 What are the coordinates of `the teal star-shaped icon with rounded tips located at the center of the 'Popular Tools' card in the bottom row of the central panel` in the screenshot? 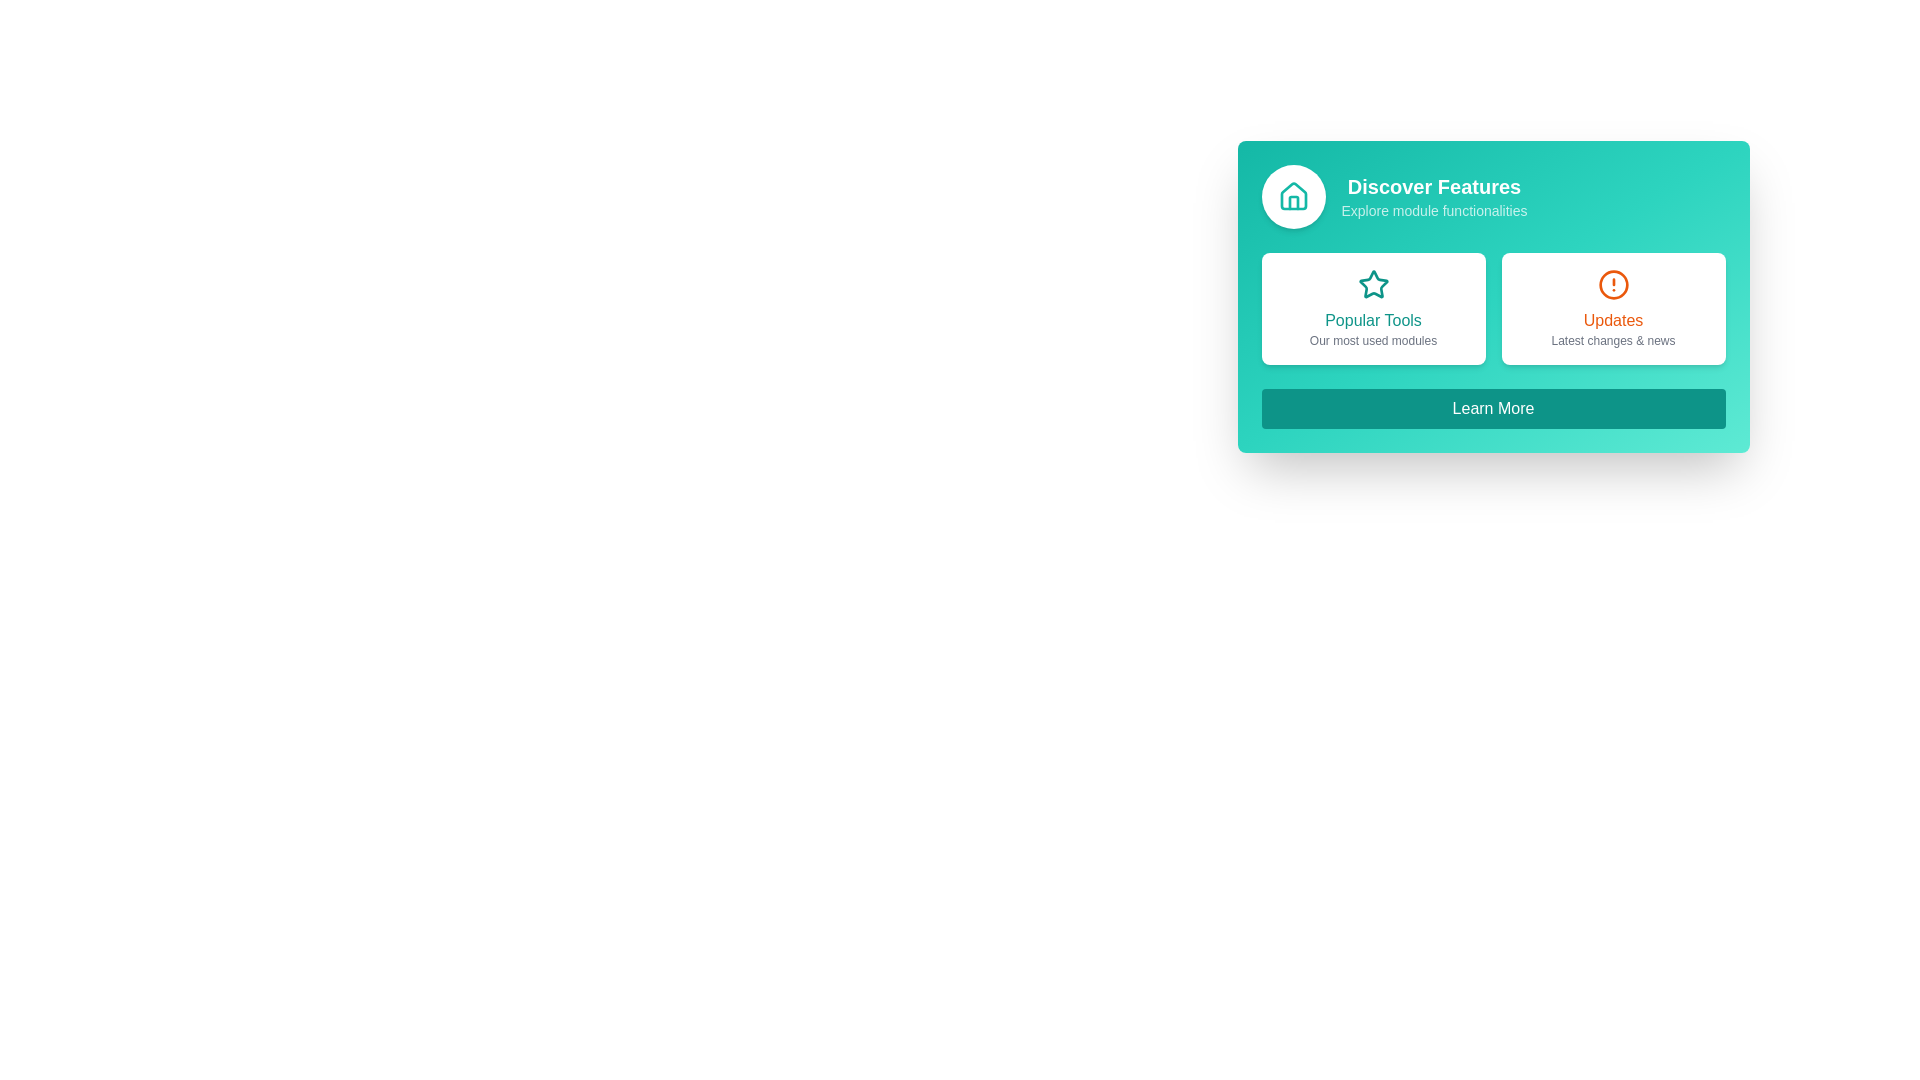 It's located at (1372, 284).